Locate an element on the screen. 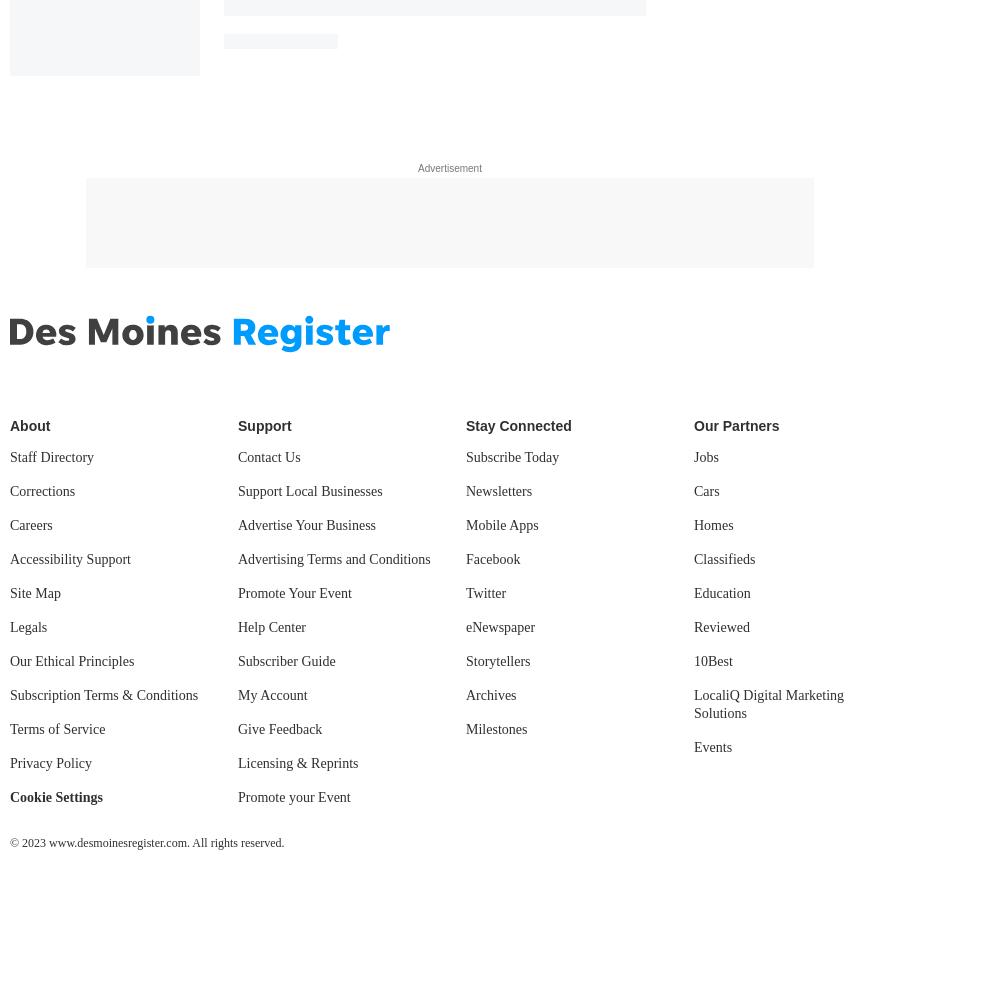 The height and width of the screenshot is (1007, 1000). 'Twitter' is located at coordinates (465, 591).